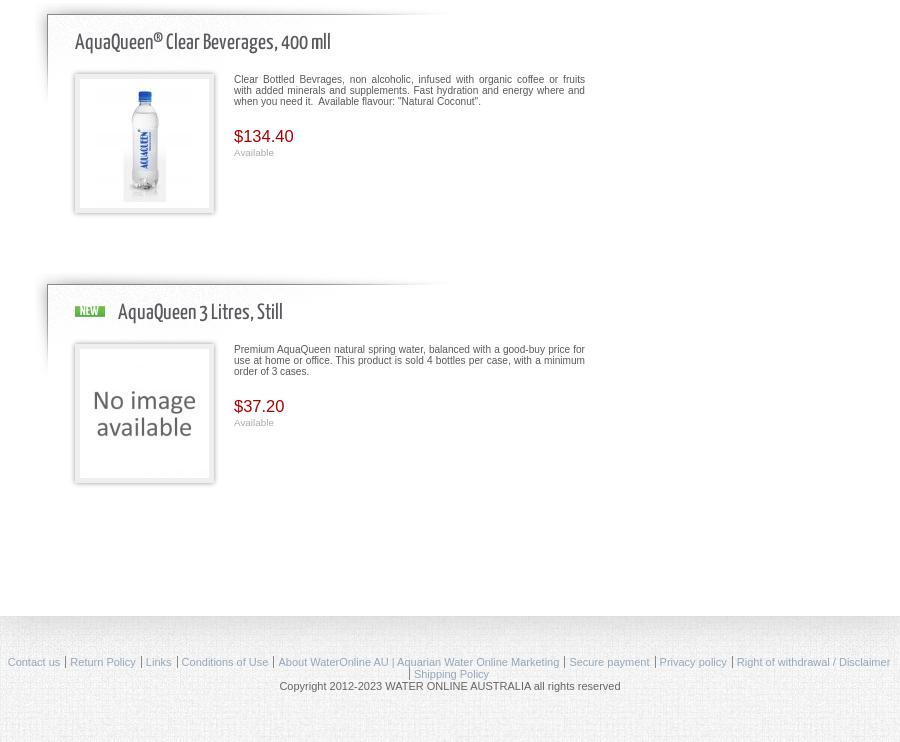  I want to click on '$37.20', so click(258, 404).